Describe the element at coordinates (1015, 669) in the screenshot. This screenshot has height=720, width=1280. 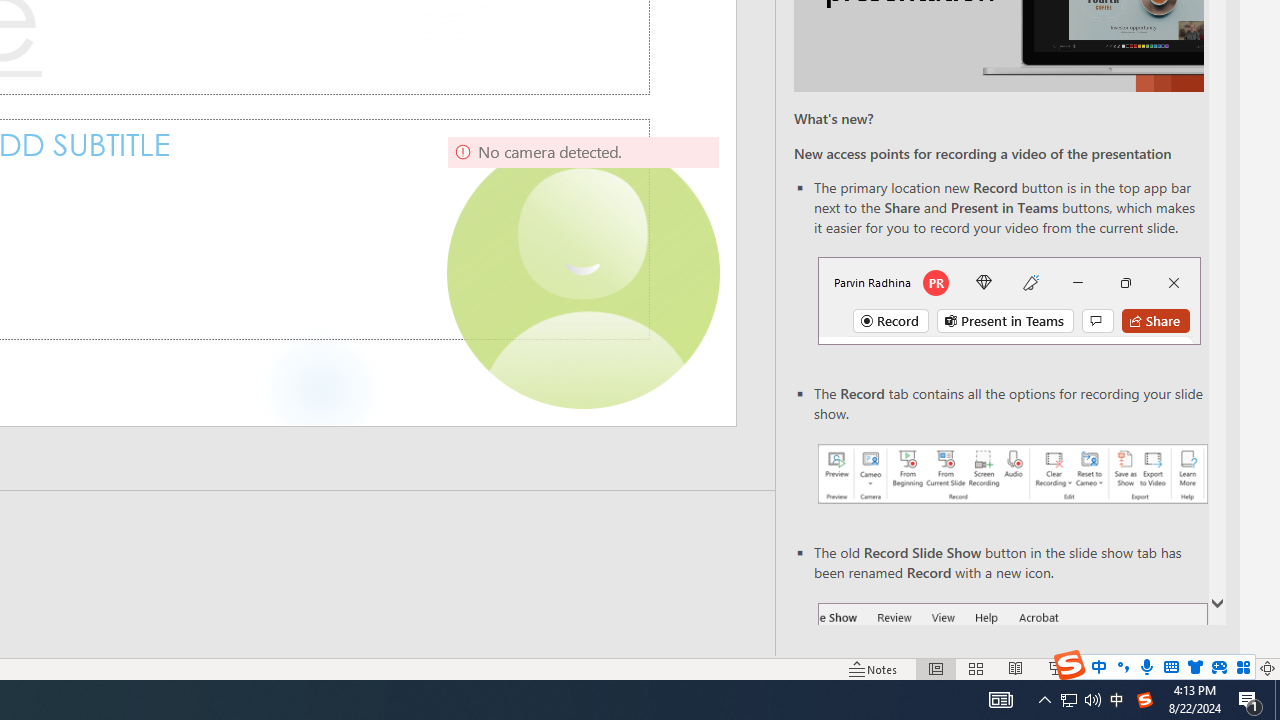
I see `'Reading View'` at that location.